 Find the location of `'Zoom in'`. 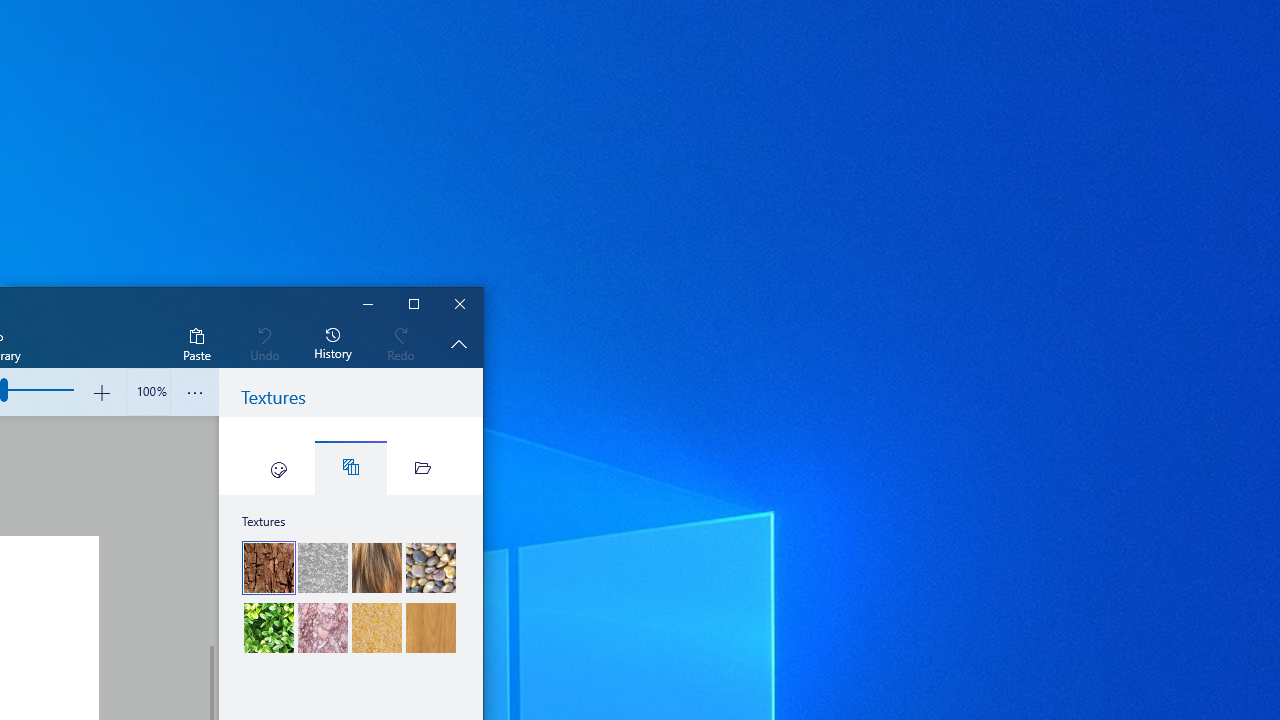

'Zoom in' is located at coordinates (100, 392).